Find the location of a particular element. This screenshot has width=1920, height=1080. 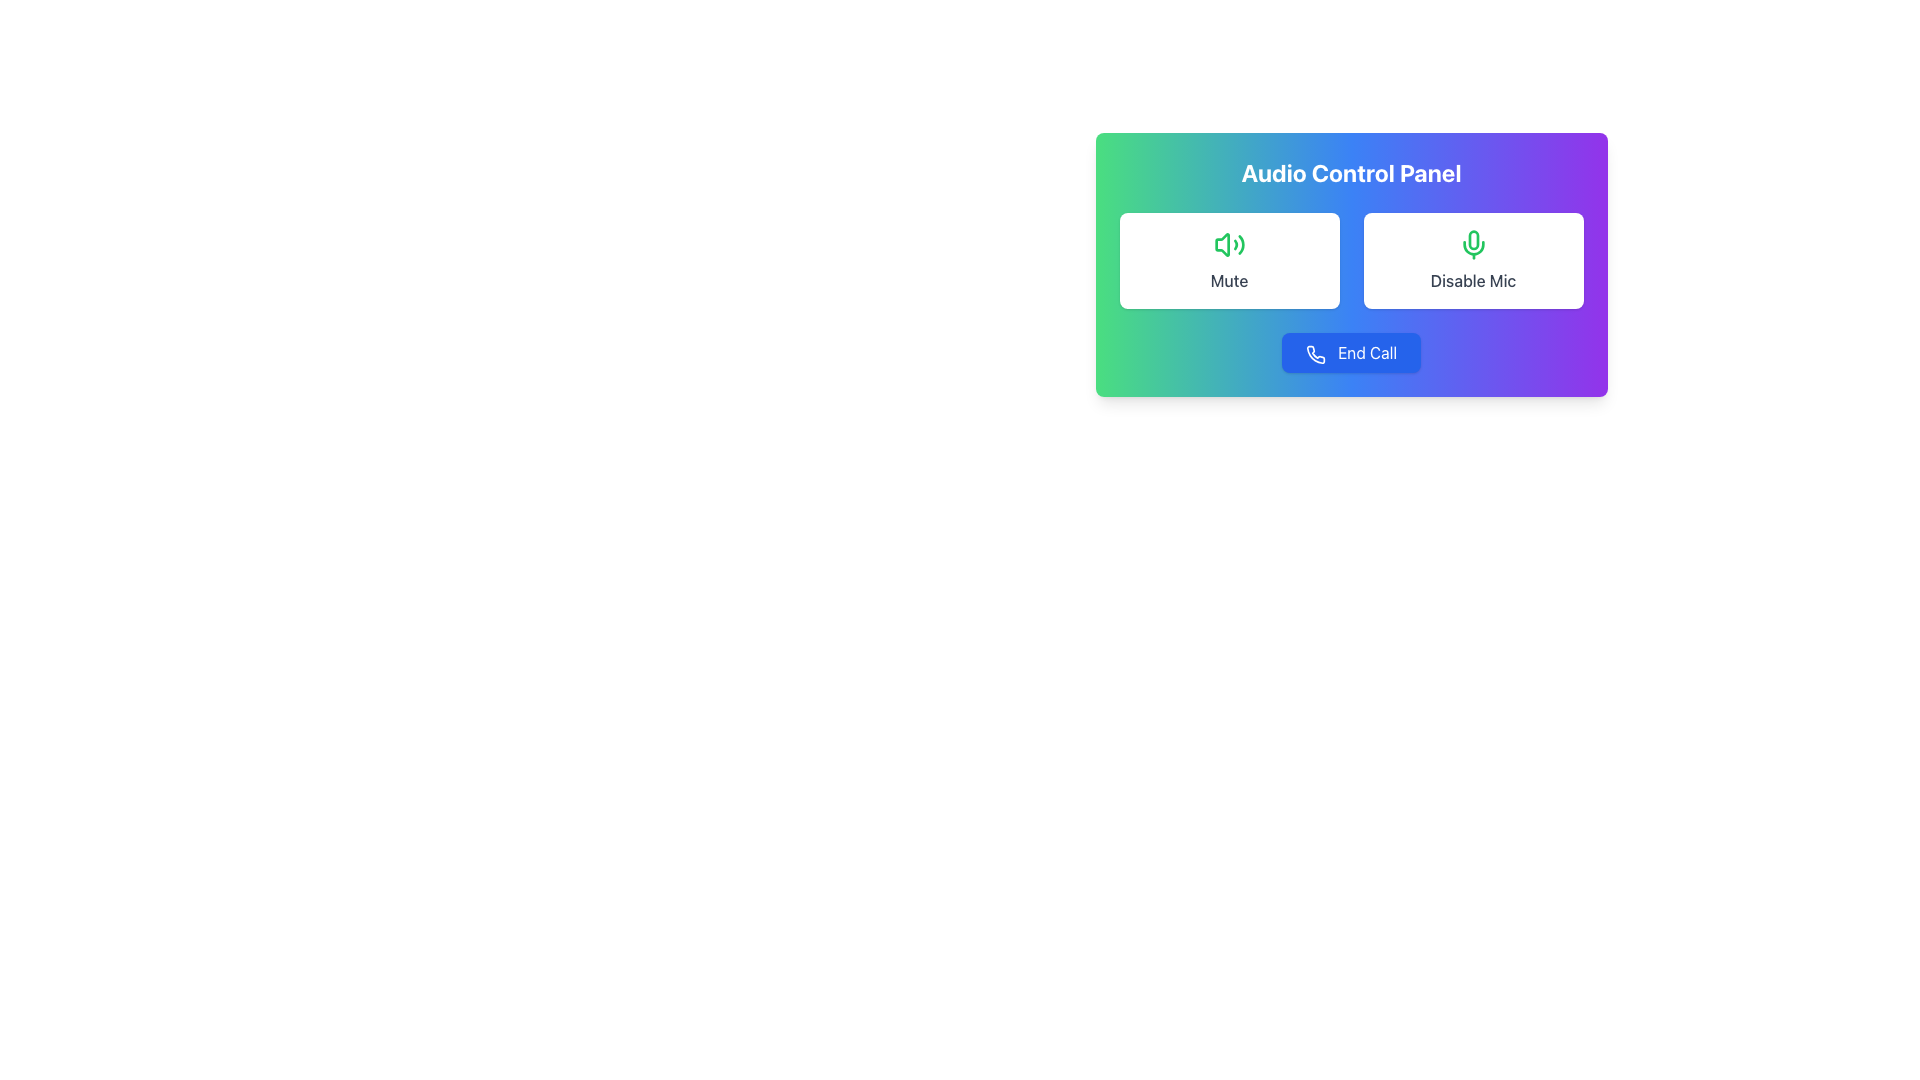

the button that disables the microphone, located in a grid layout on the right-hand side of a two-button row is located at coordinates (1473, 260).